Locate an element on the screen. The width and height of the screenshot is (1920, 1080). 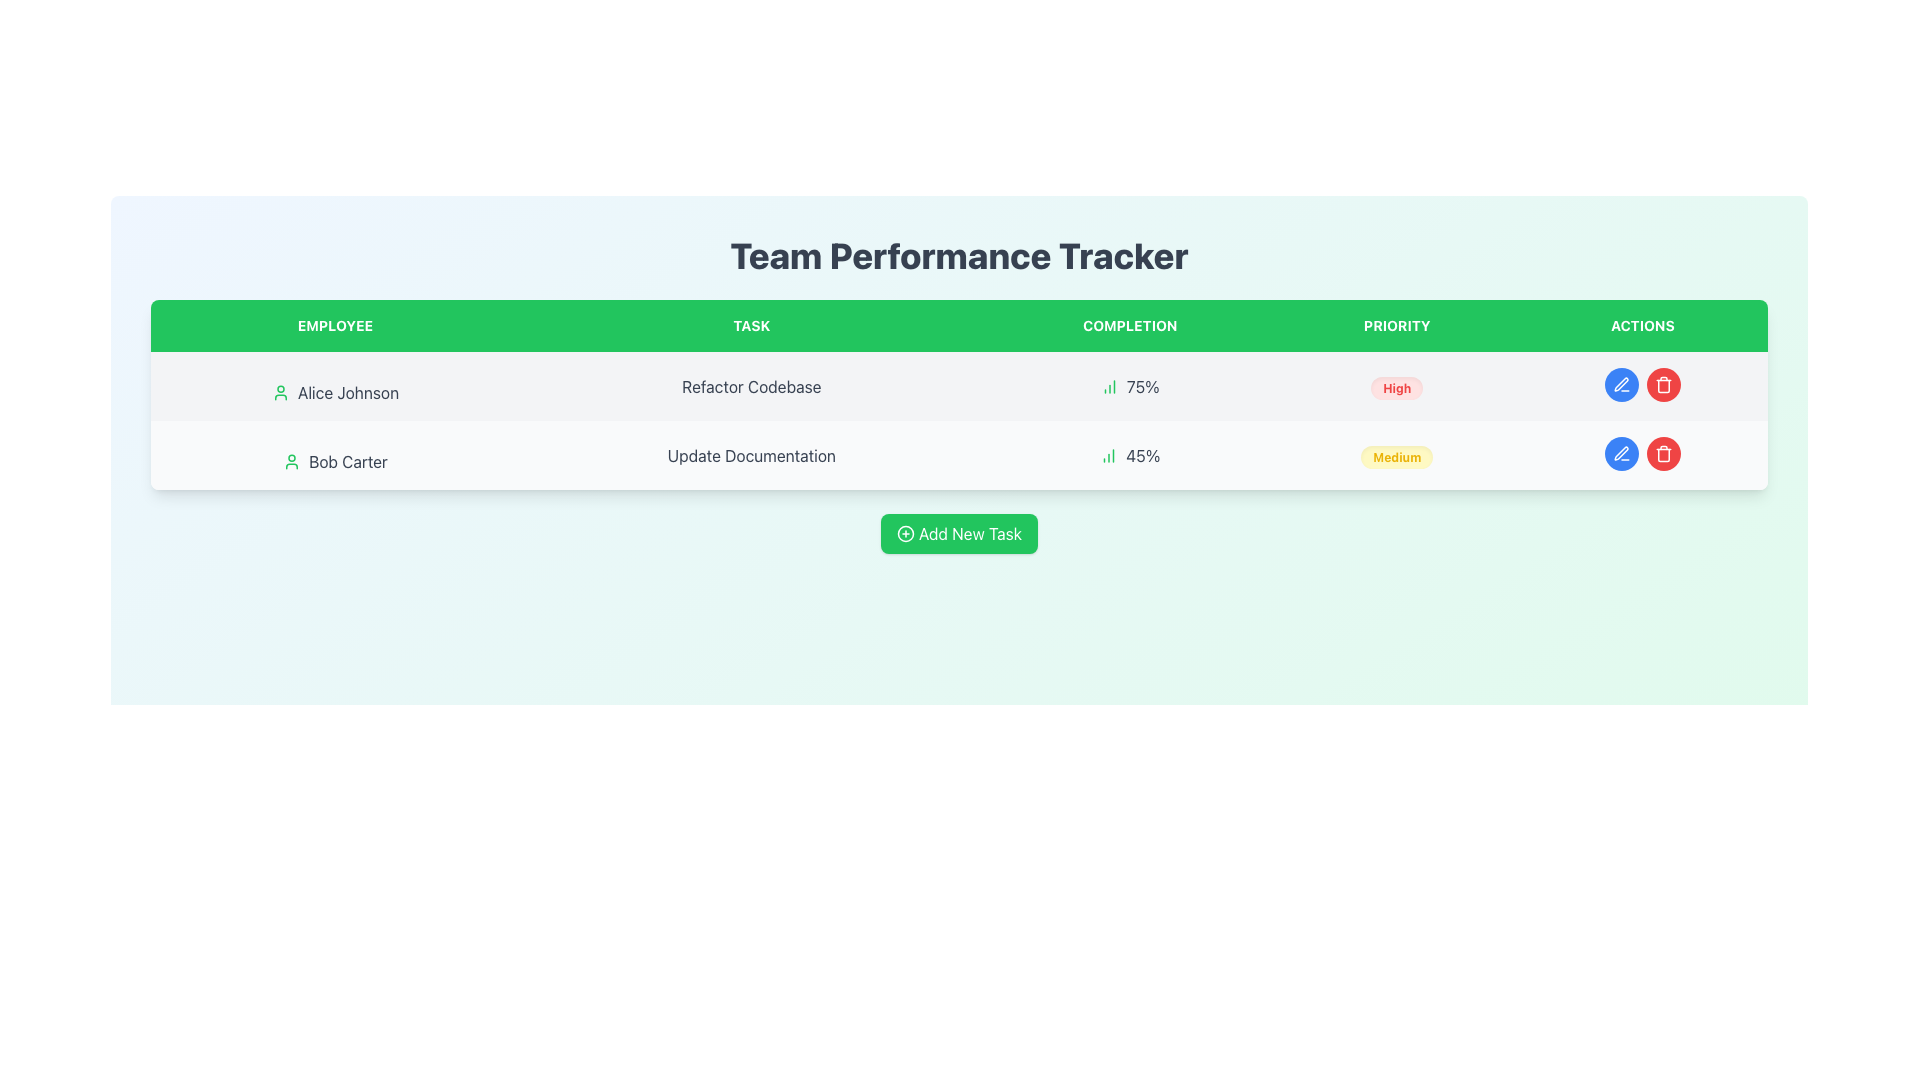
the trashcan icon located in the second row of the 'Actions' column is located at coordinates (1663, 455).